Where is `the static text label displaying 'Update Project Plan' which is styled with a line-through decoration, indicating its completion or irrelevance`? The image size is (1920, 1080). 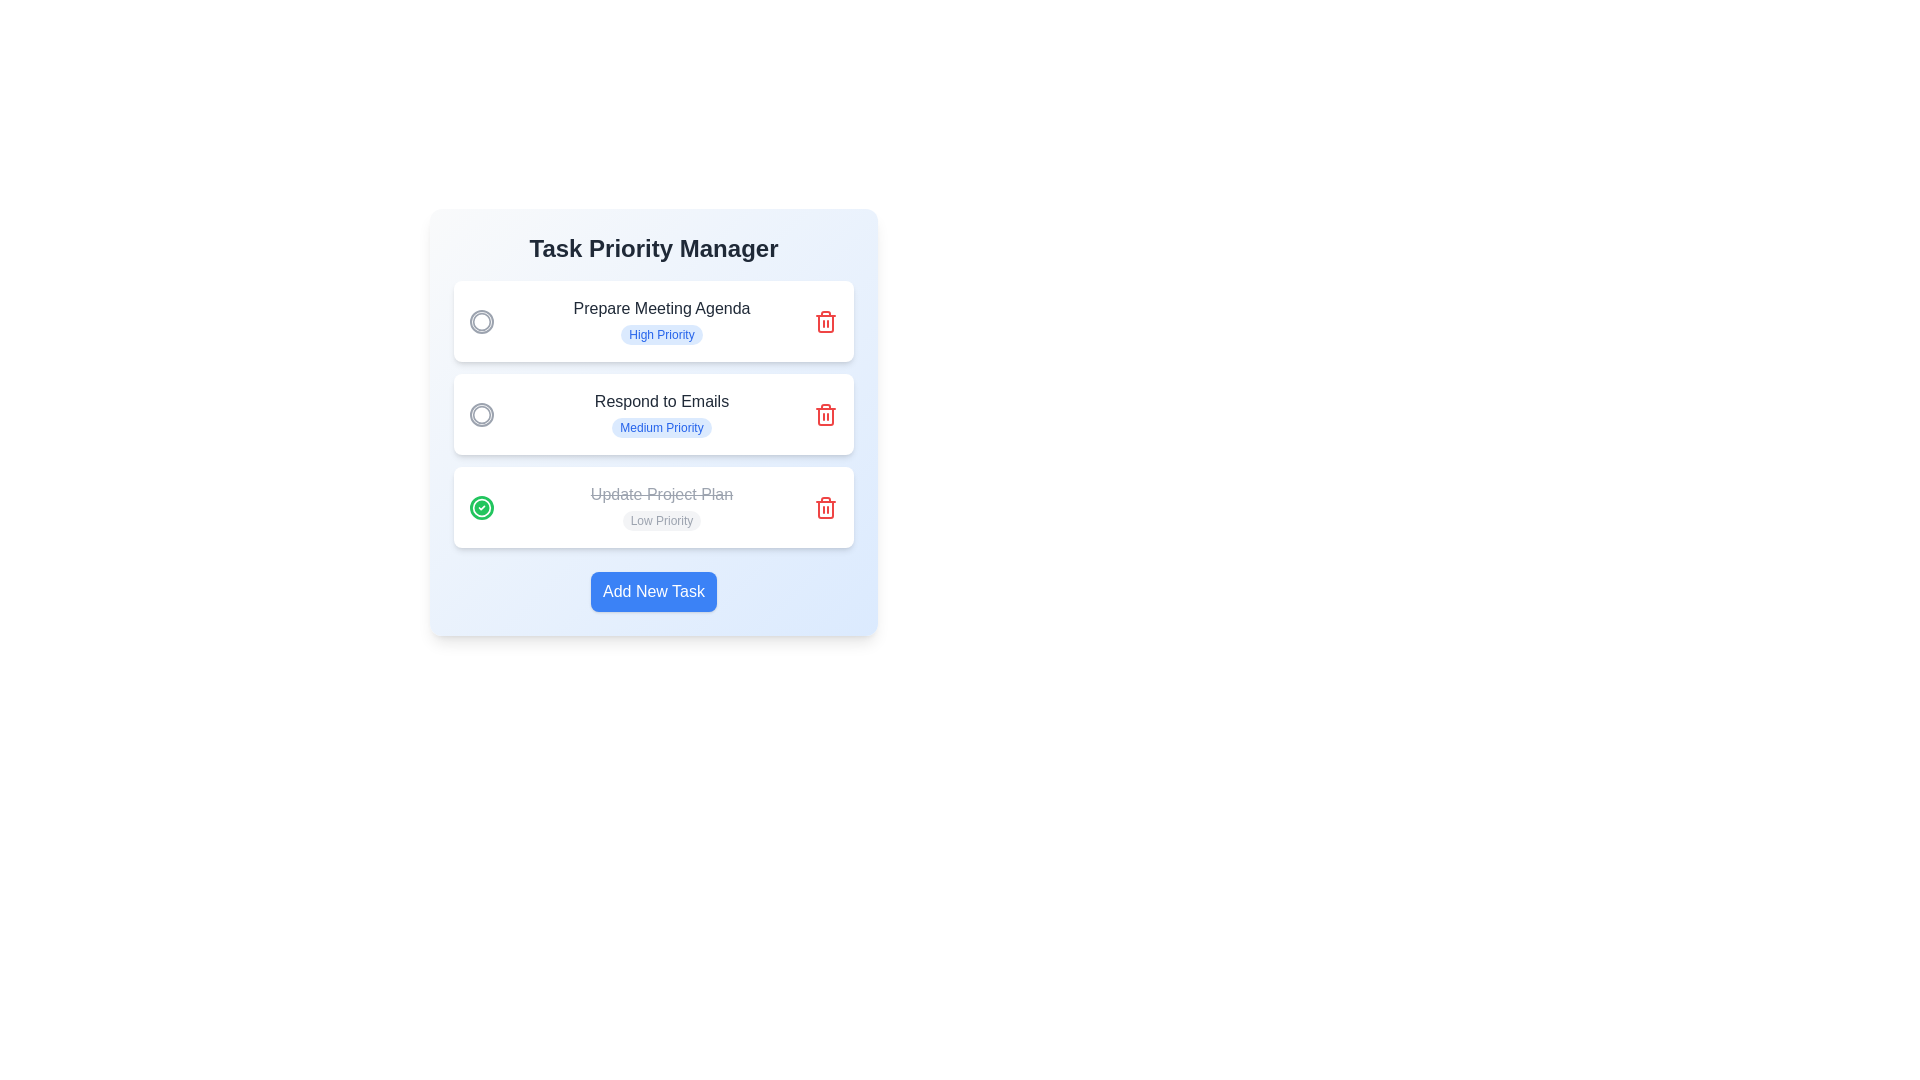
the static text label displaying 'Update Project Plan' which is styled with a line-through decoration, indicating its completion or irrelevance is located at coordinates (662, 494).